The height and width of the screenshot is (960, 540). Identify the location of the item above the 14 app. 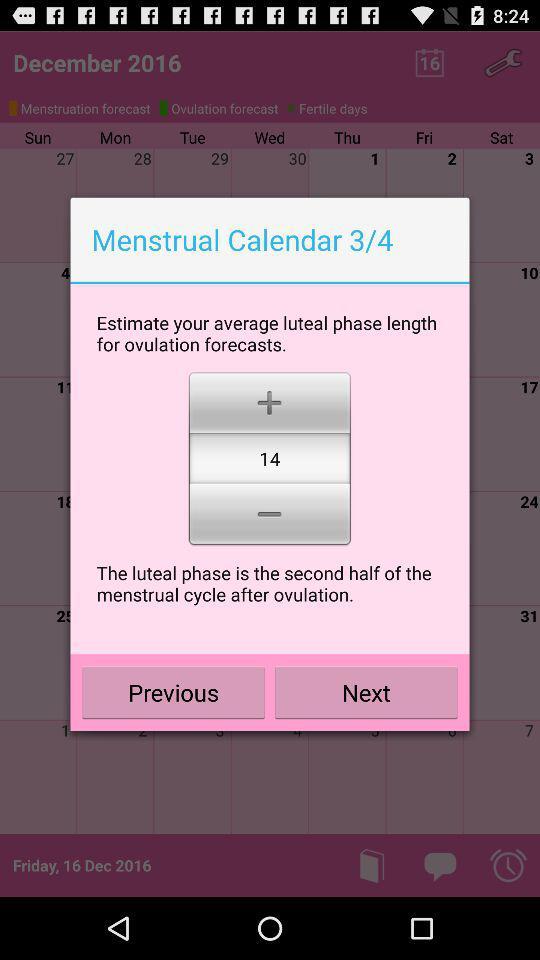
(269, 400).